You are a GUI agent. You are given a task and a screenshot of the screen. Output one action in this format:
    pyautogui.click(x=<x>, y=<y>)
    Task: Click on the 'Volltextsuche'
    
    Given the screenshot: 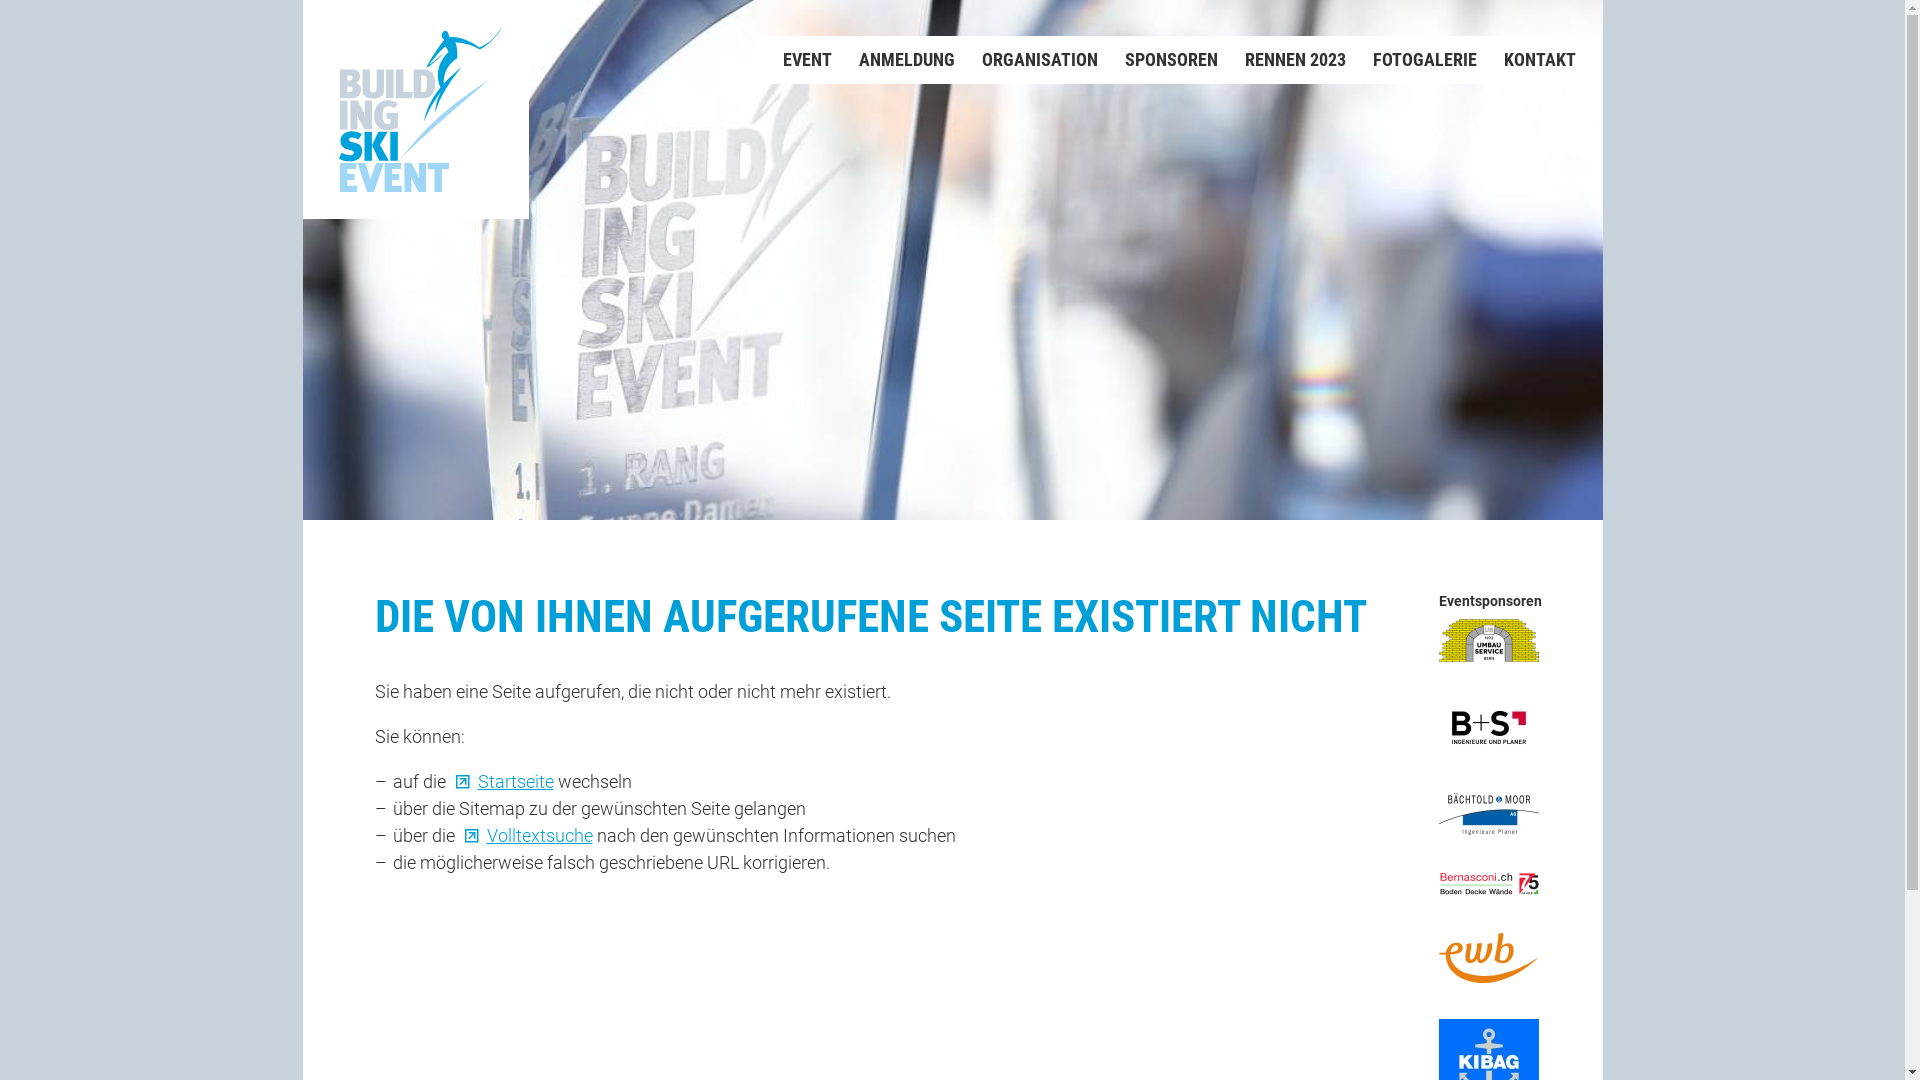 What is the action you would take?
    pyautogui.click(x=524, y=834)
    